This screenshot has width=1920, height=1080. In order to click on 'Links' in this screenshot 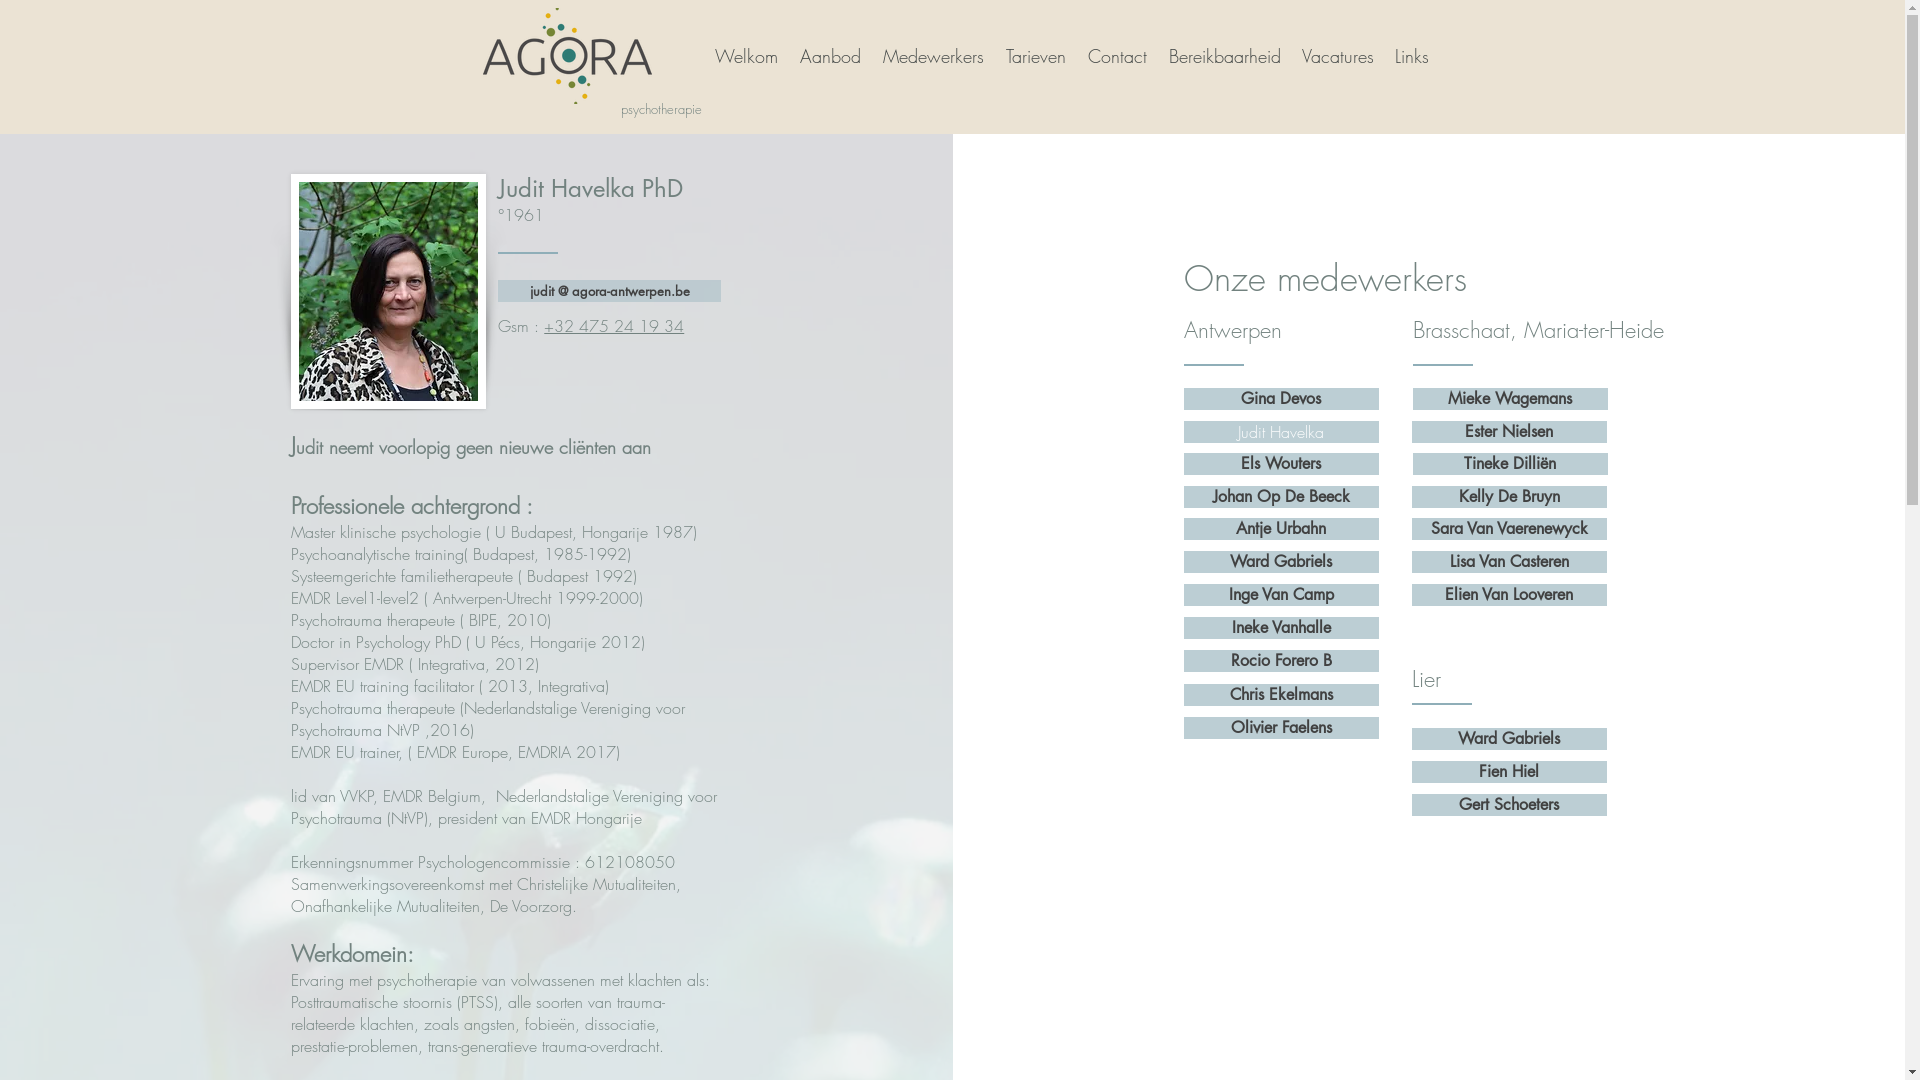, I will do `click(1410, 55)`.